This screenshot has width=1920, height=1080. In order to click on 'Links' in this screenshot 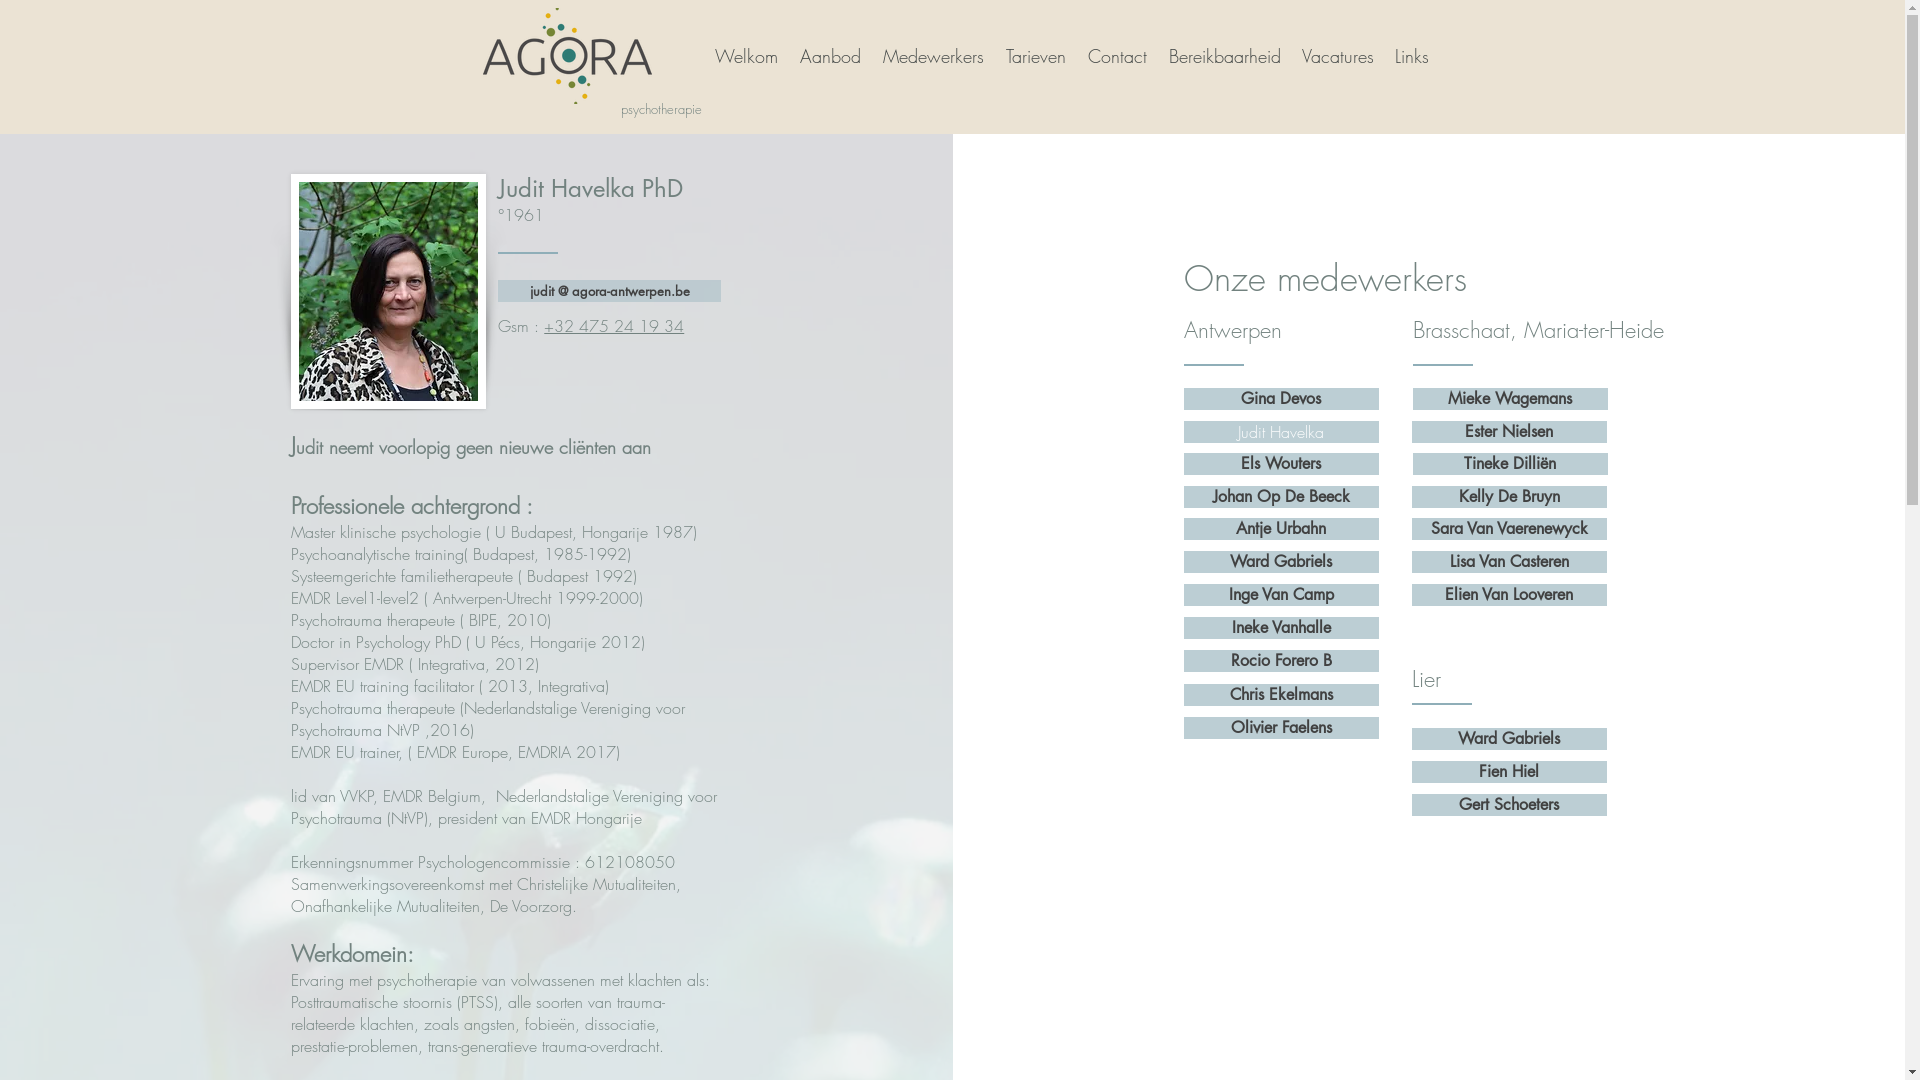, I will do `click(1410, 55)`.